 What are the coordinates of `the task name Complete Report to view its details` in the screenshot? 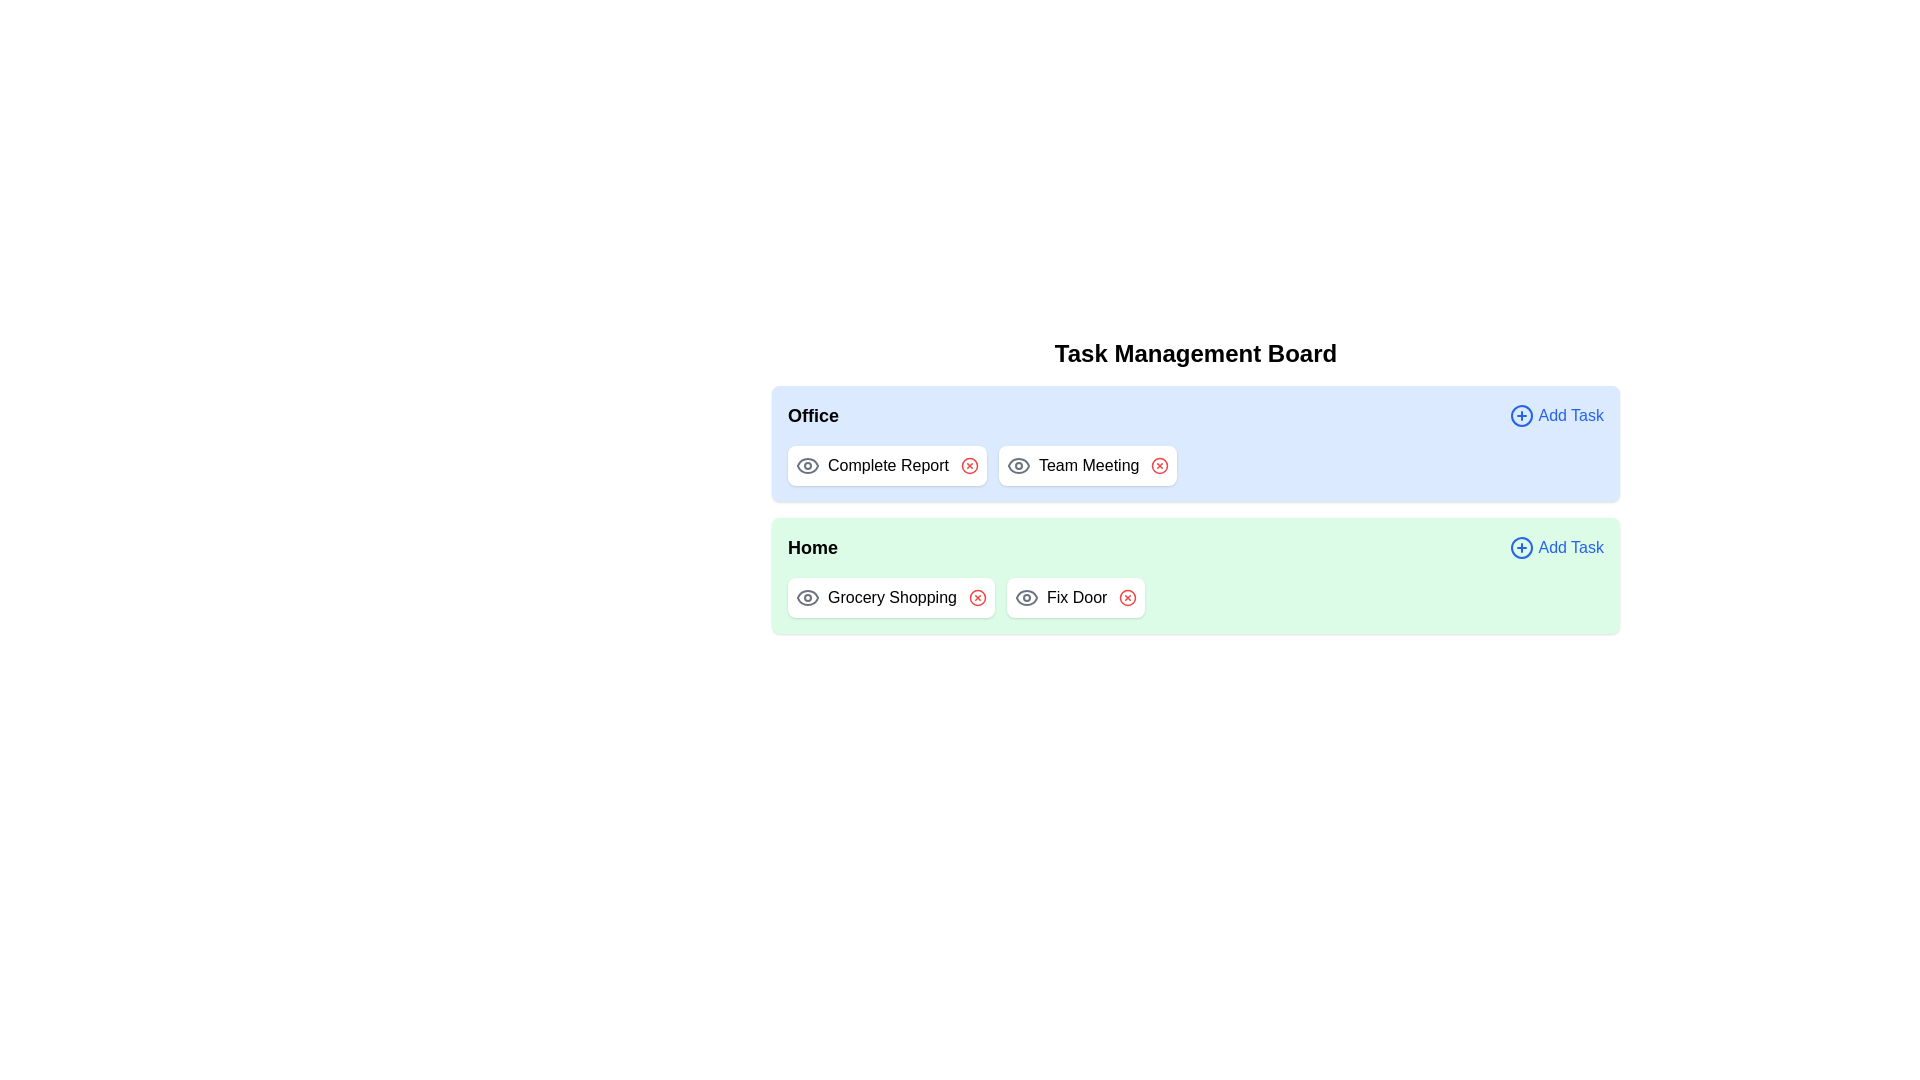 It's located at (886, 466).